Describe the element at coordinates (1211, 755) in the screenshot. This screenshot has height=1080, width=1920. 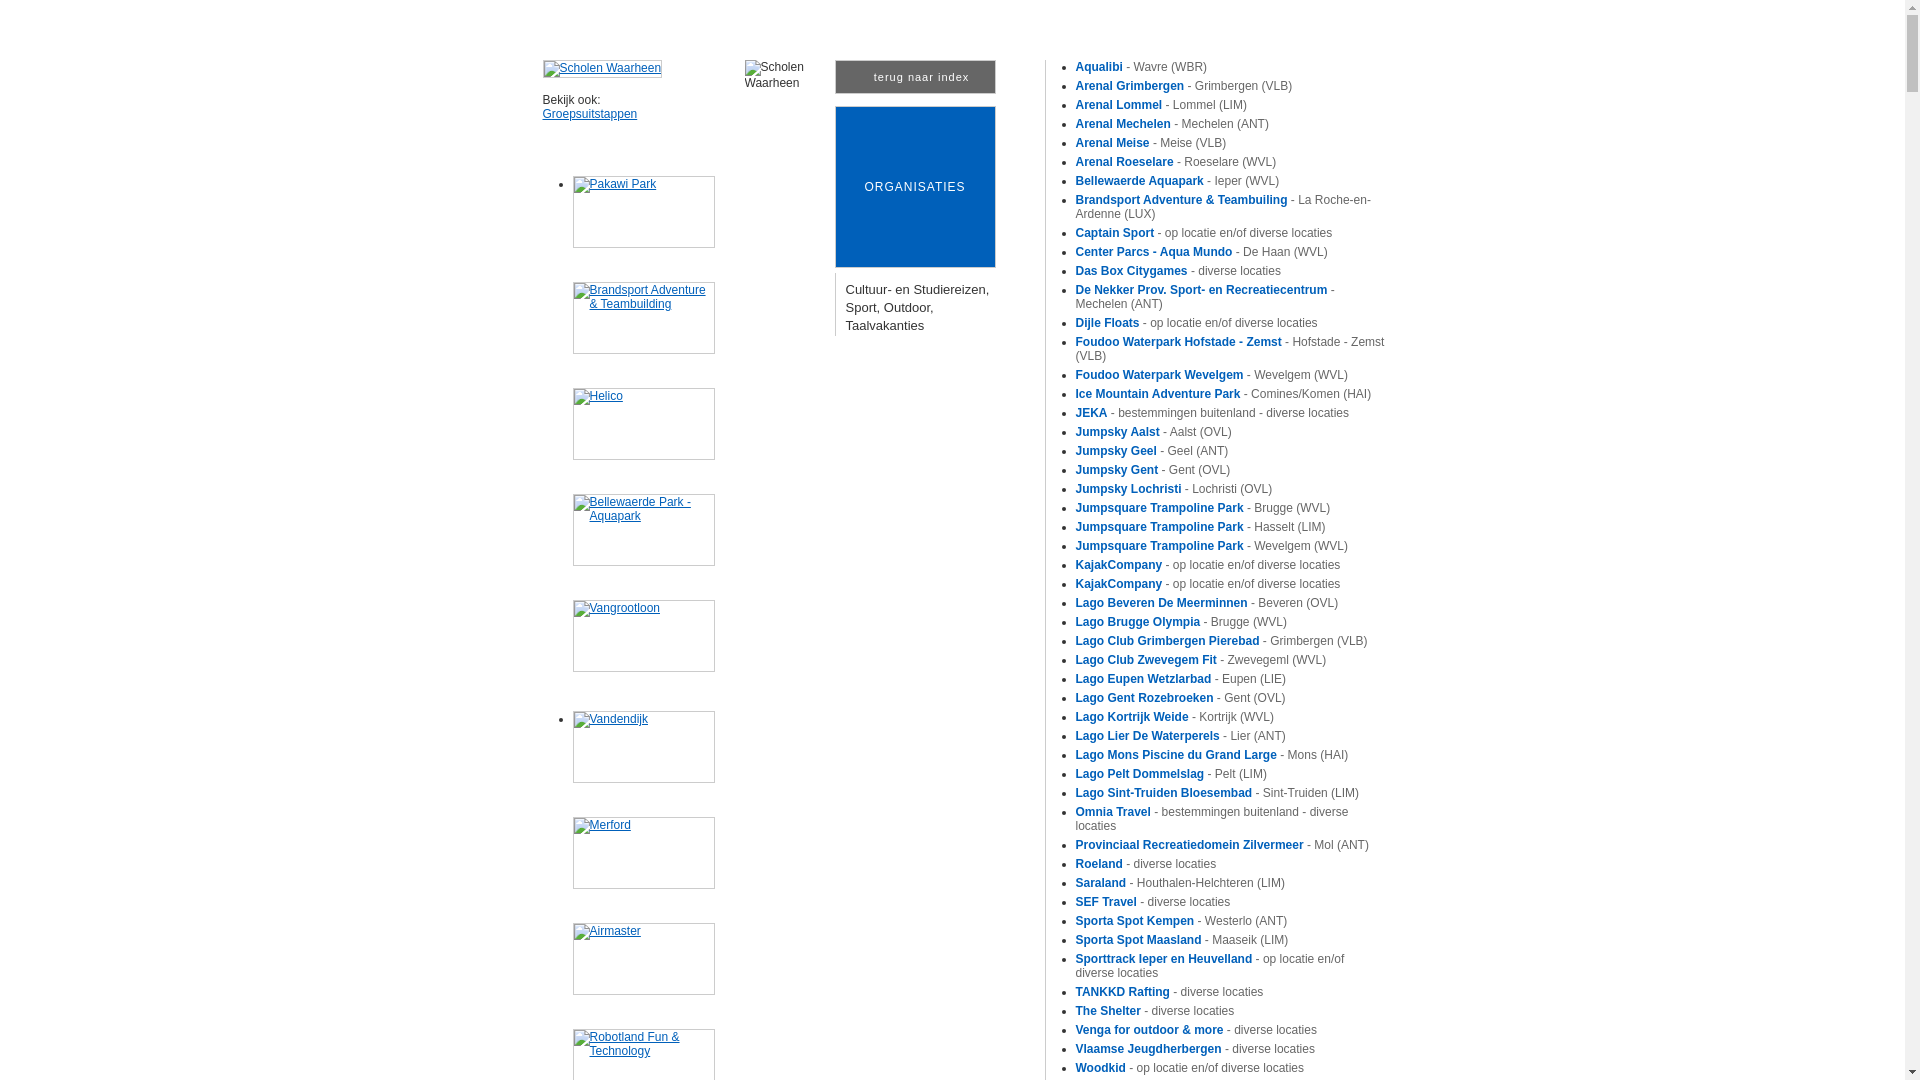
I see `'Lago Mons Piscine du Grand Large - Mons (HAI)'` at that location.